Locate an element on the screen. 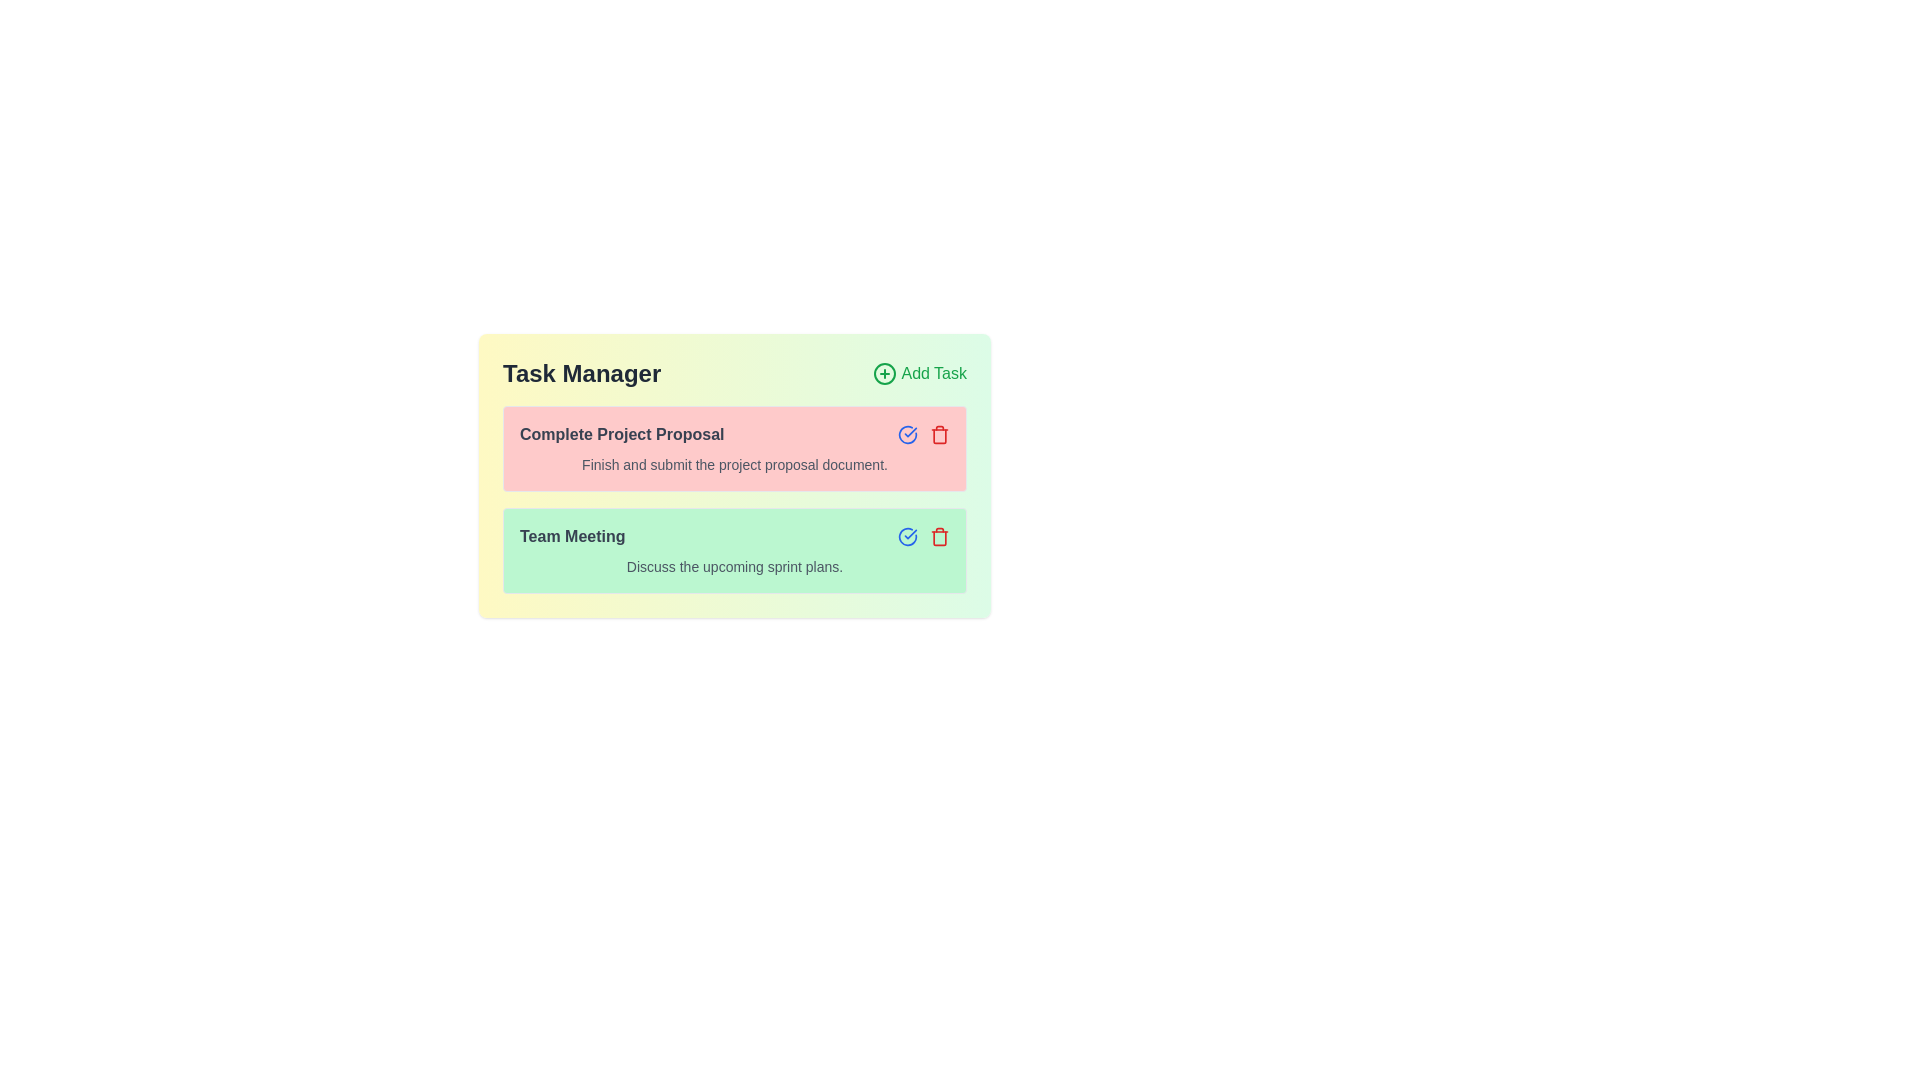 Image resolution: width=1920 pixels, height=1080 pixels. the main body of the trash can icon is located at coordinates (939, 536).